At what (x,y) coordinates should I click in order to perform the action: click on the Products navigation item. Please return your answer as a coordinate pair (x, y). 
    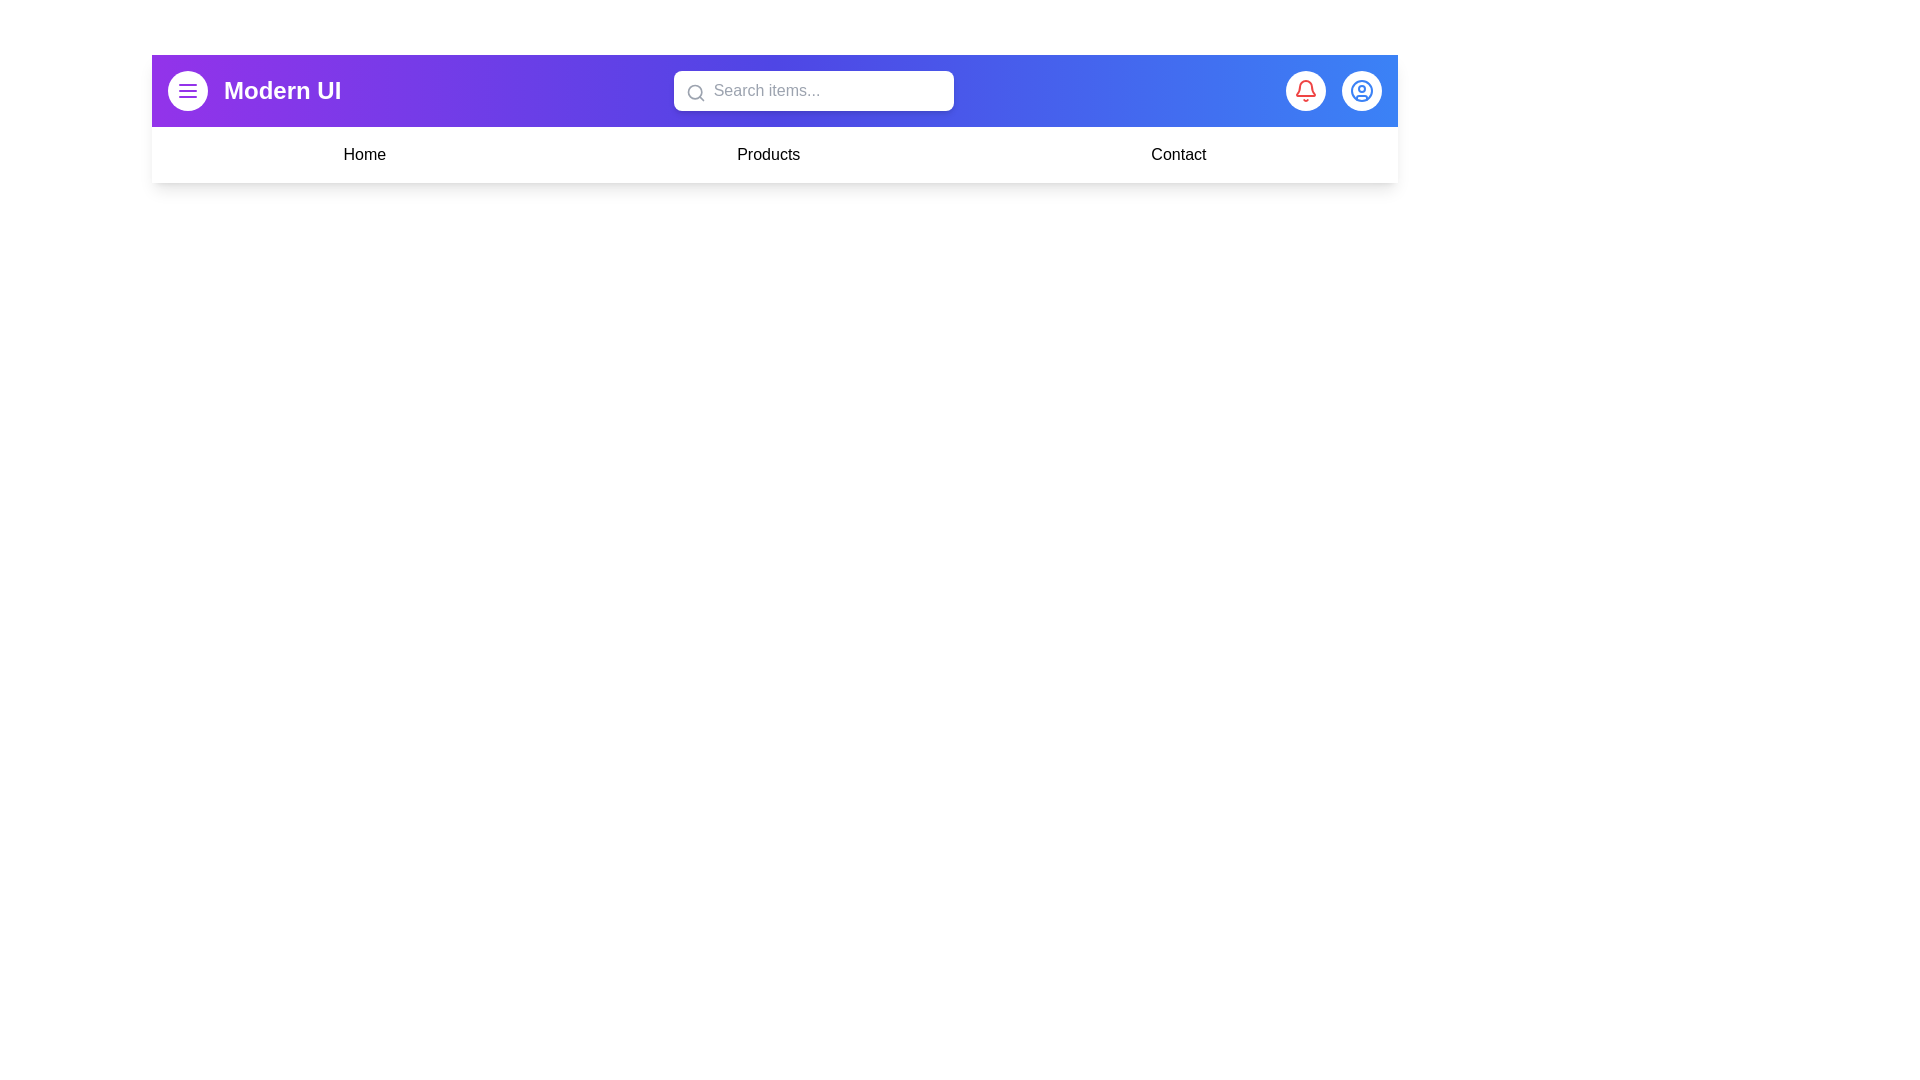
    Looking at the image, I should click on (767, 153).